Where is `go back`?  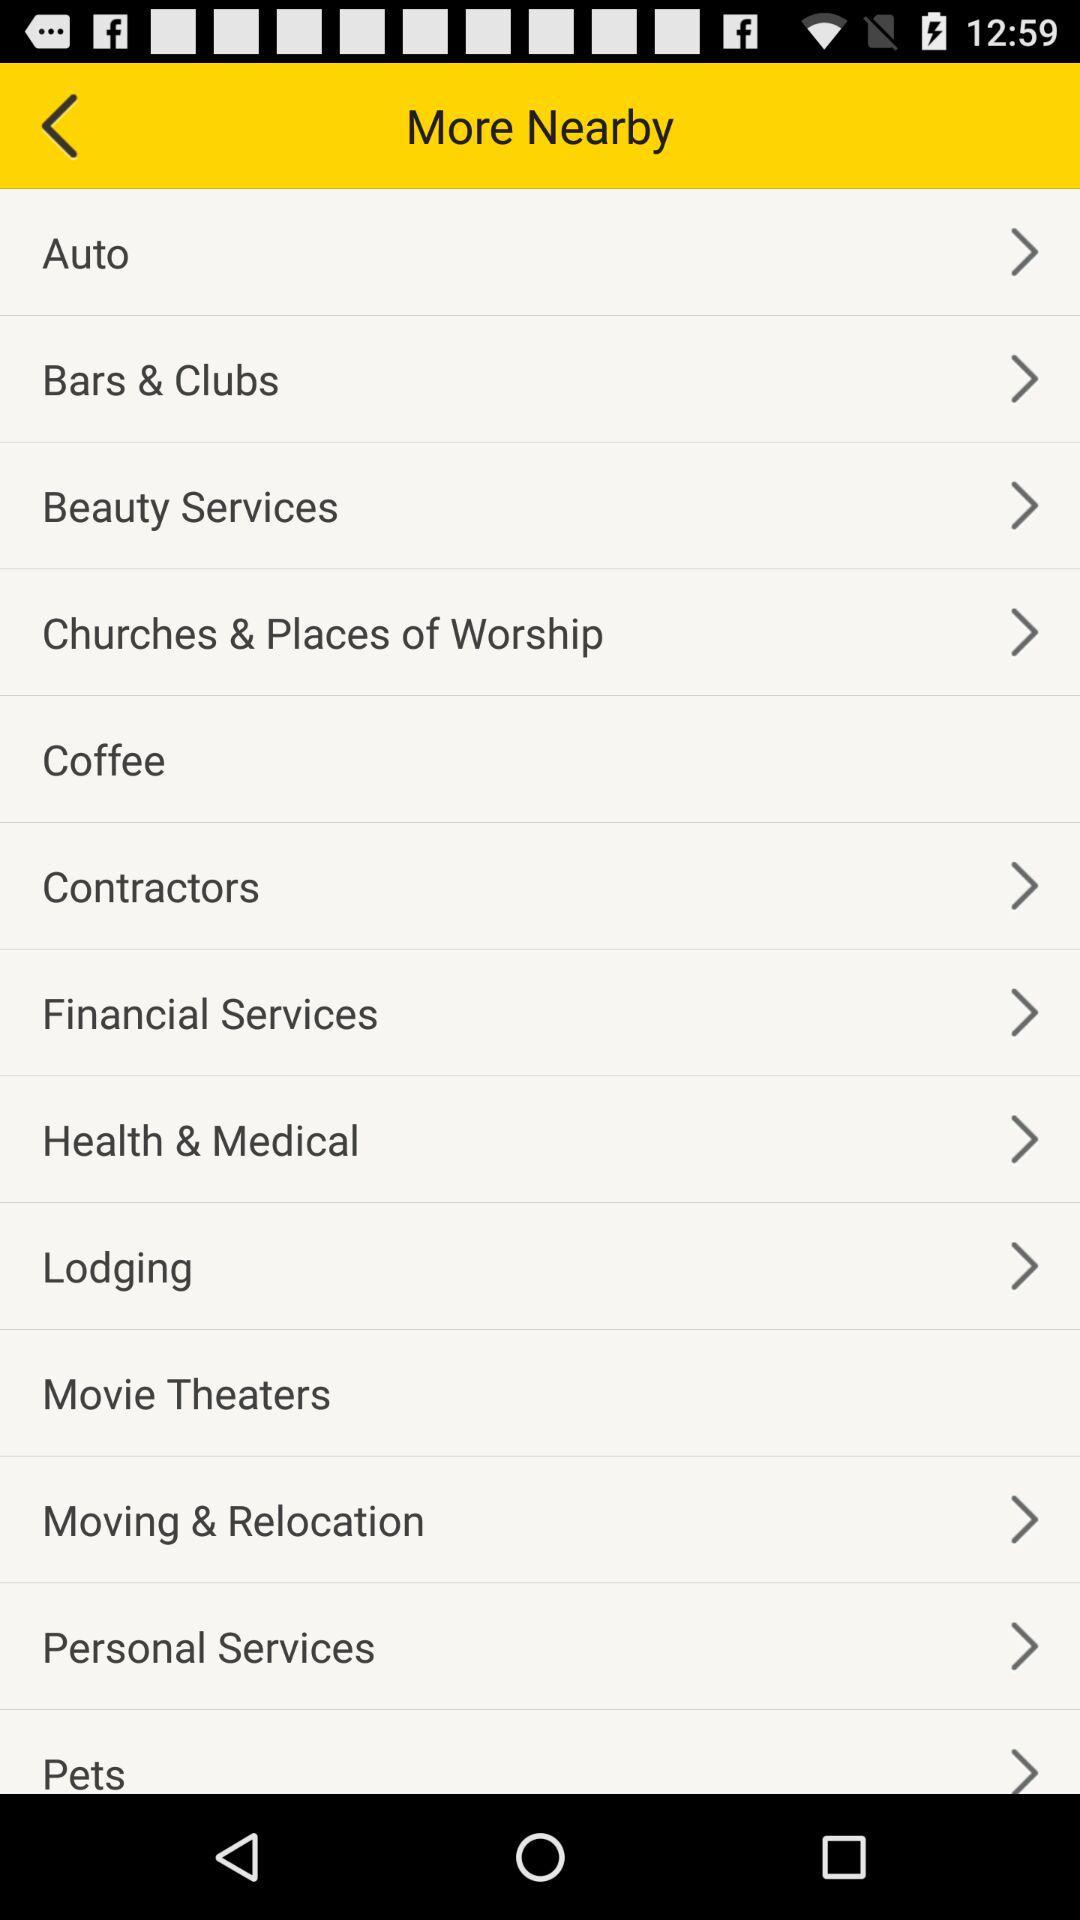
go back is located at coordinates (56, 124).